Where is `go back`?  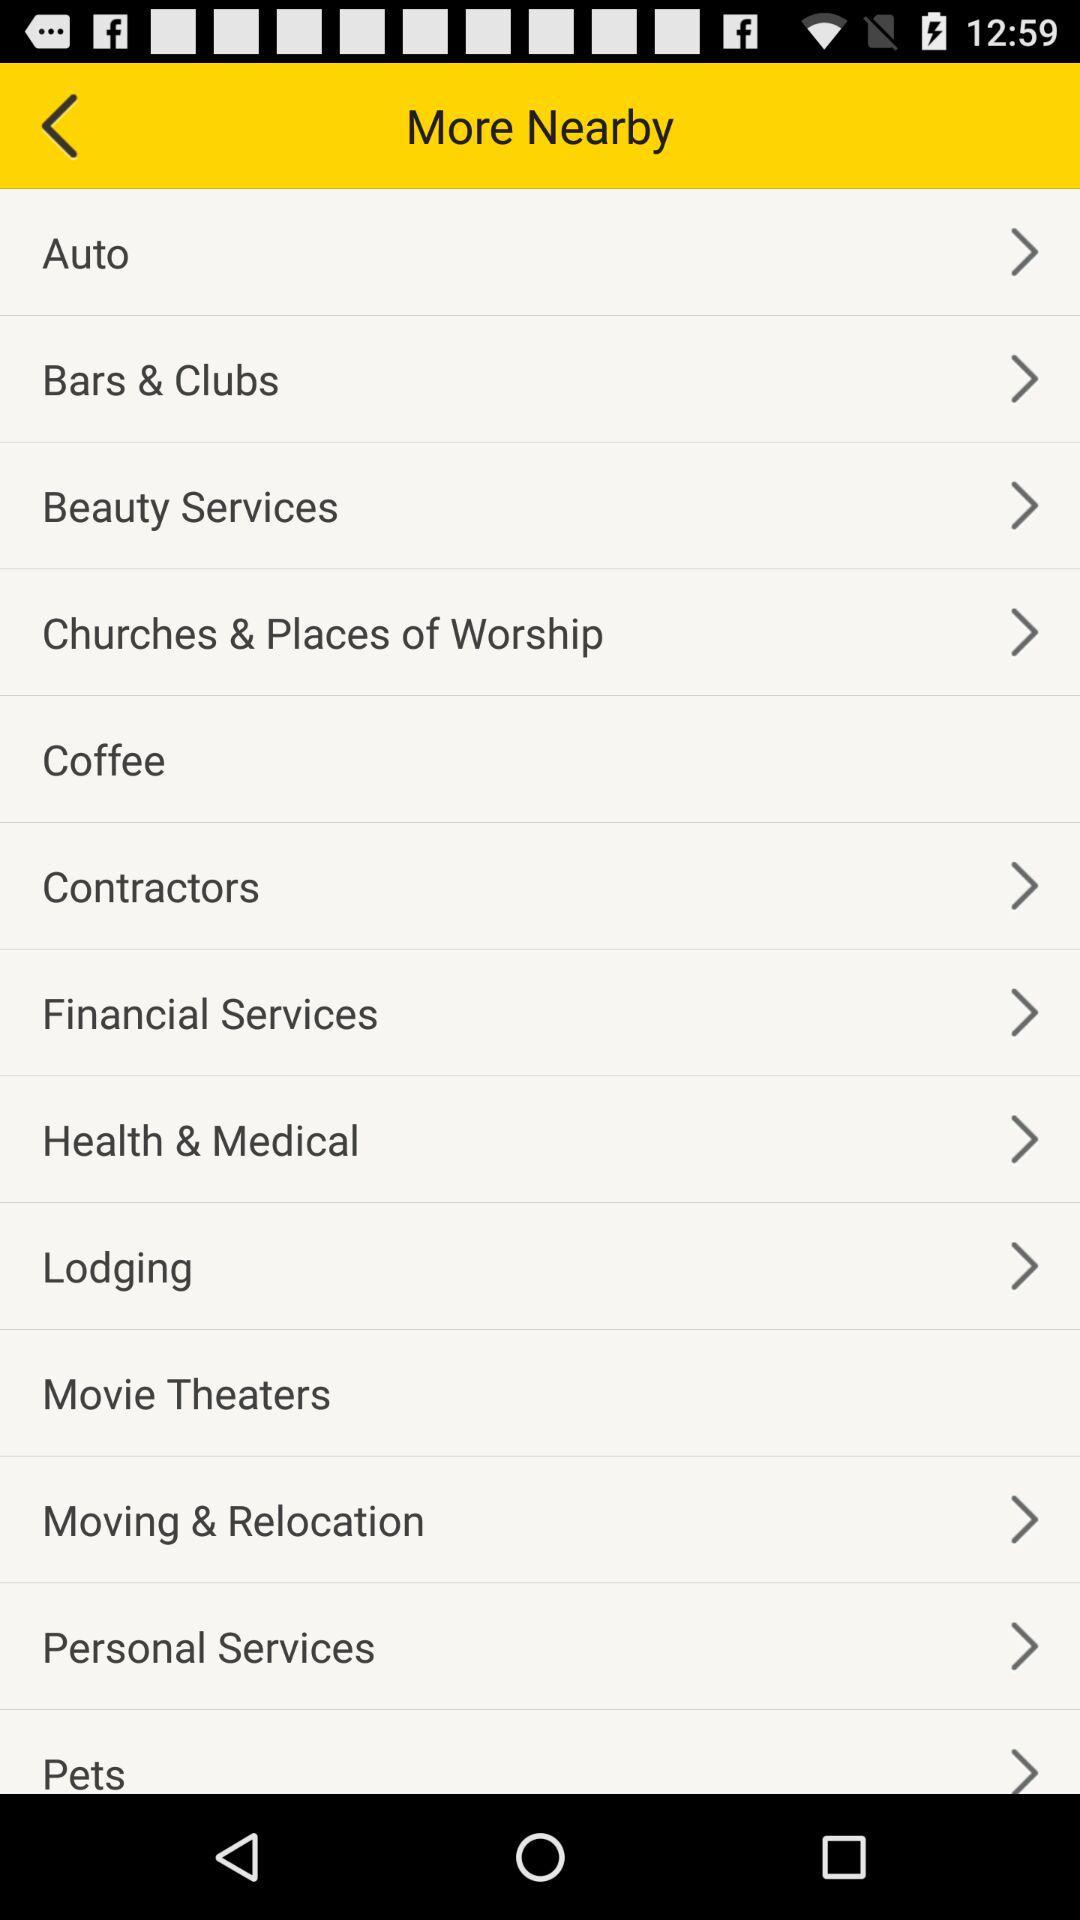
go back is located at coordinates (56, 124).